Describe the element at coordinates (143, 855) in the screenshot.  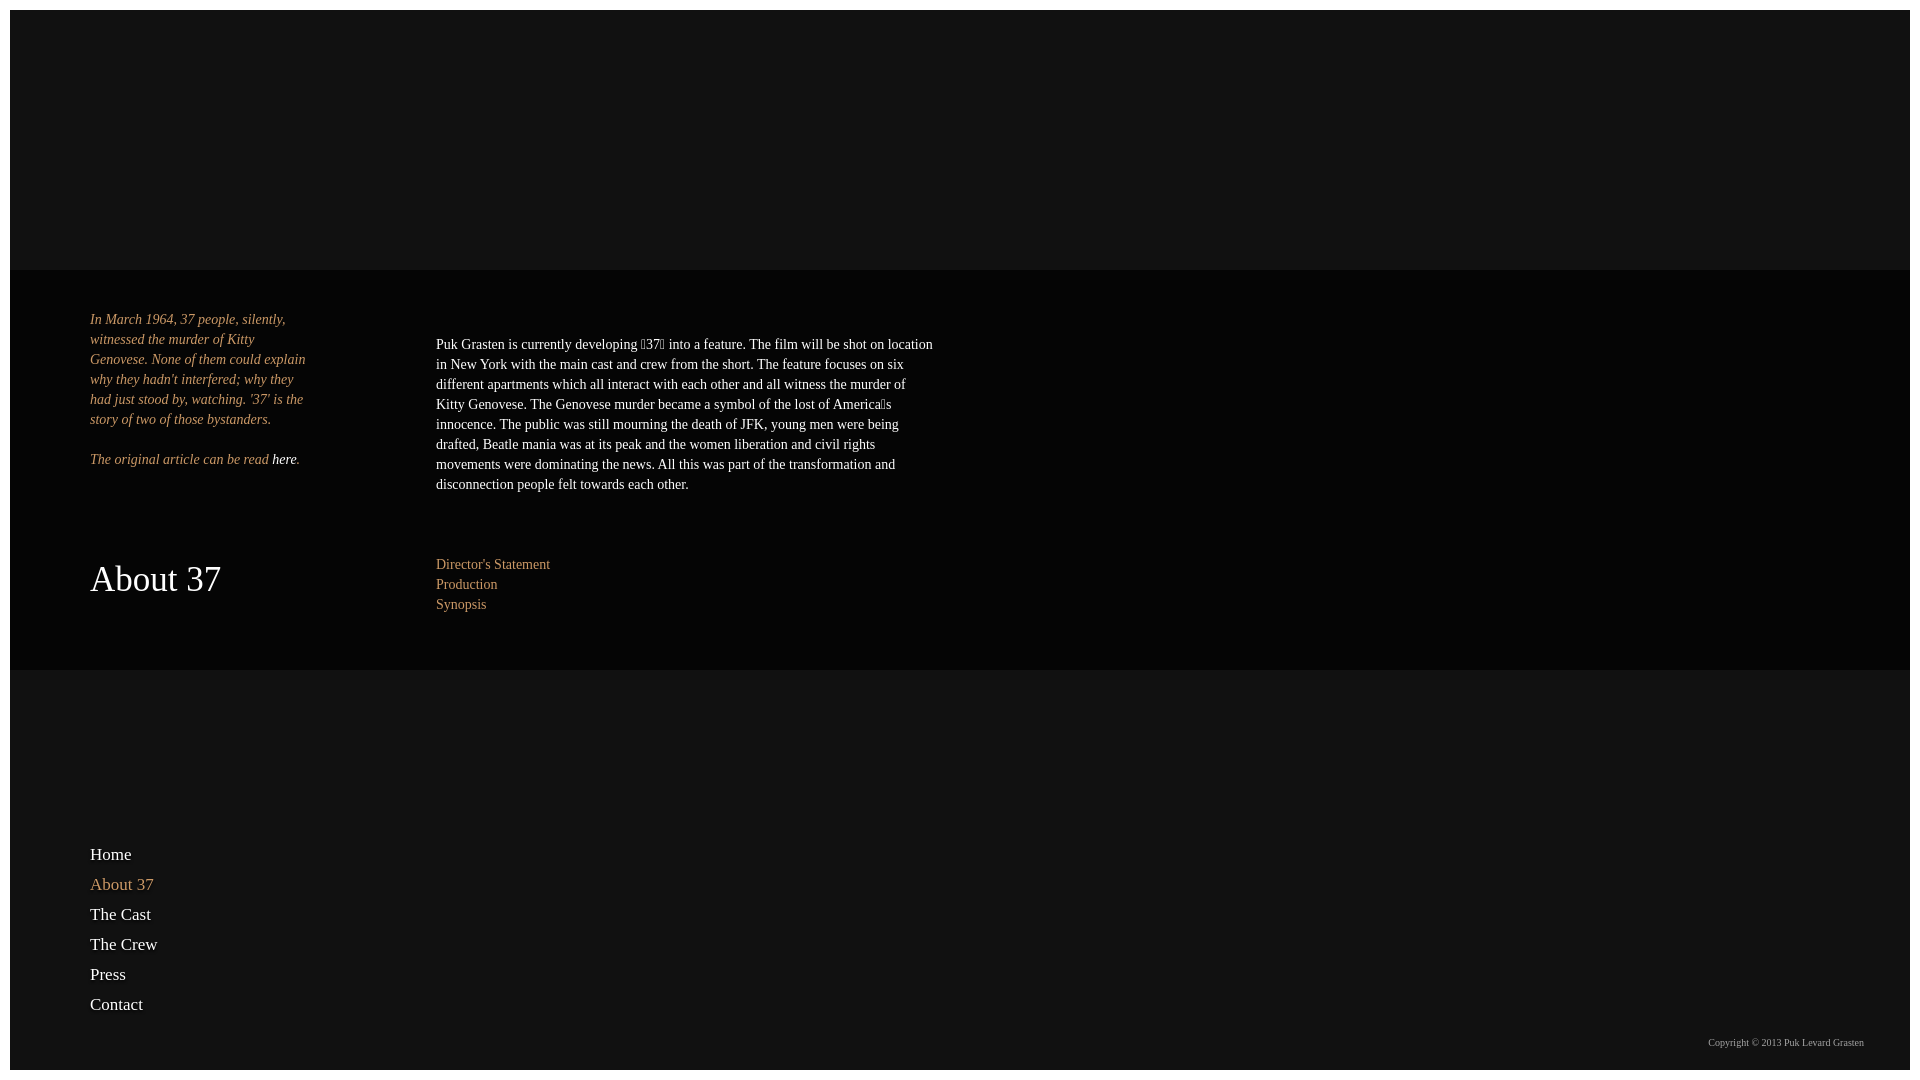
I see `'Home'` at that location.